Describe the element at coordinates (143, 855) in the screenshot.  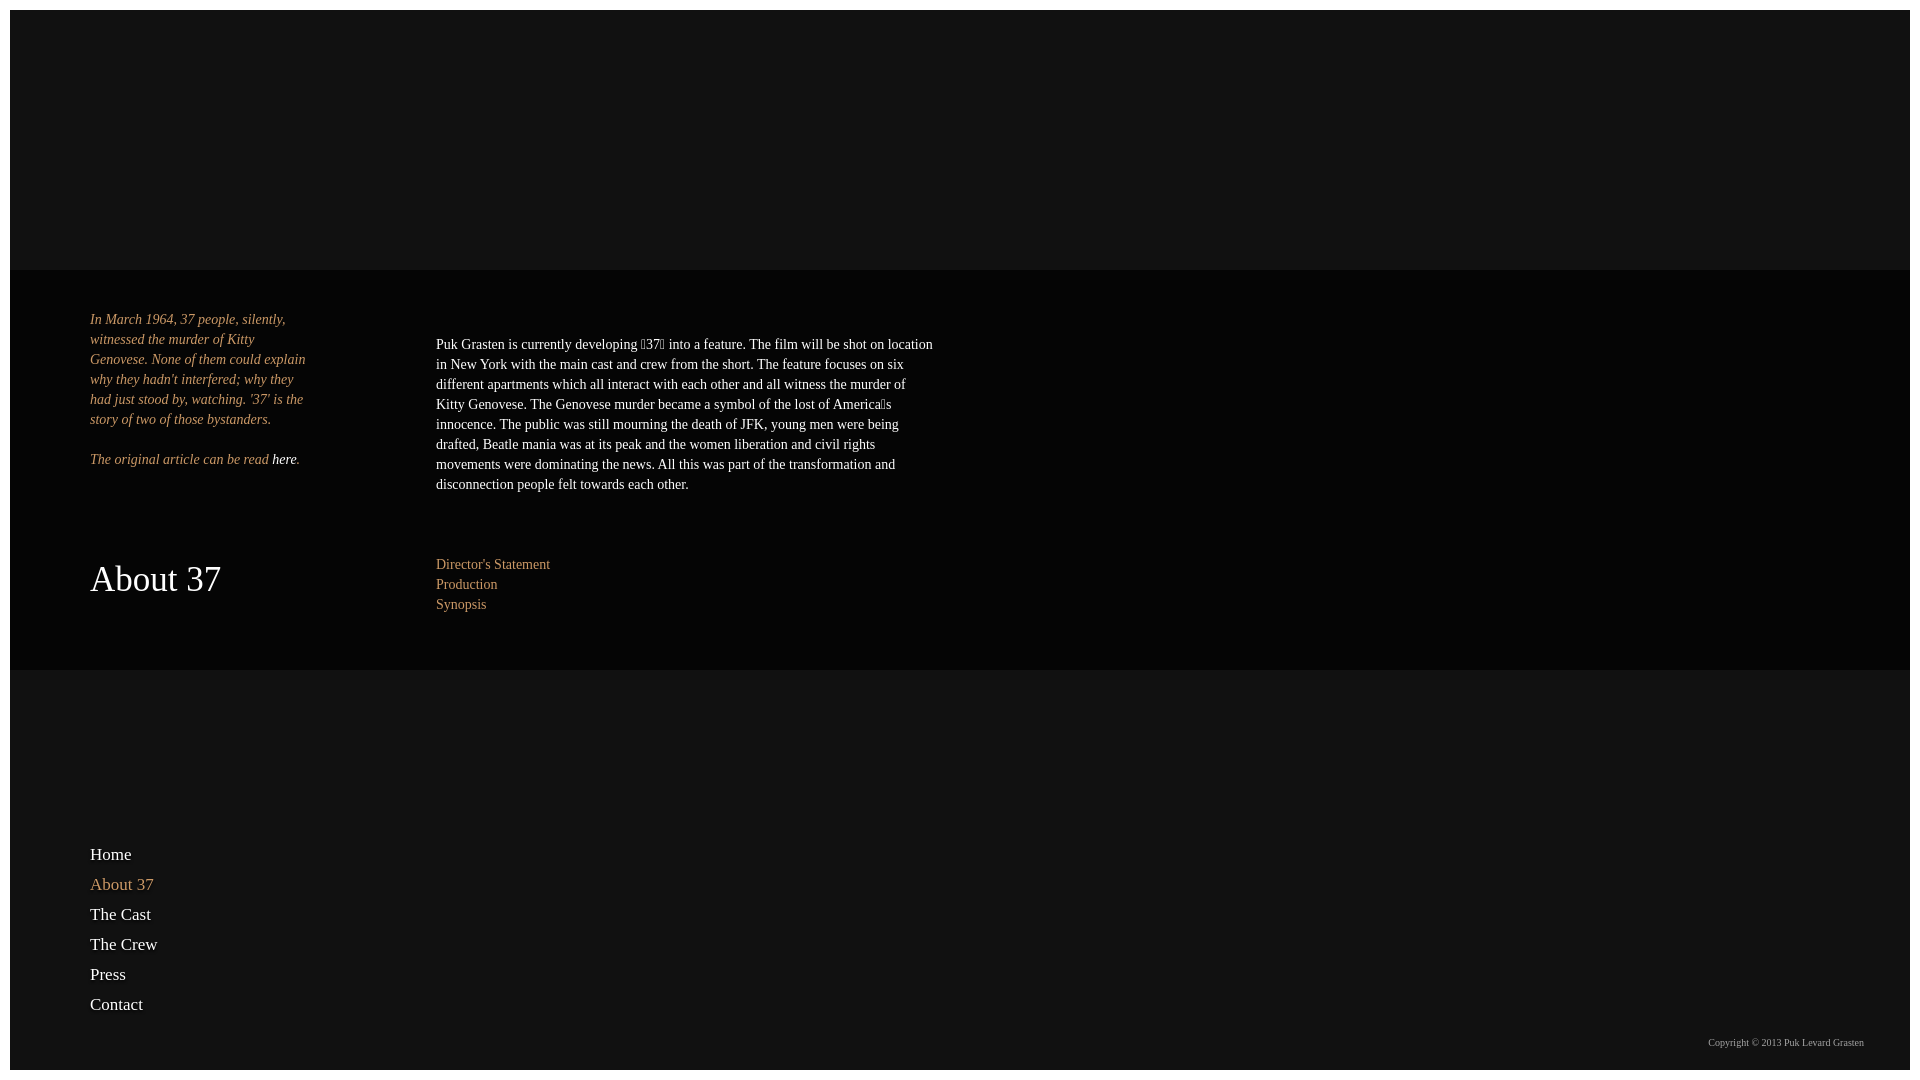
I see `'Home'` at that location.